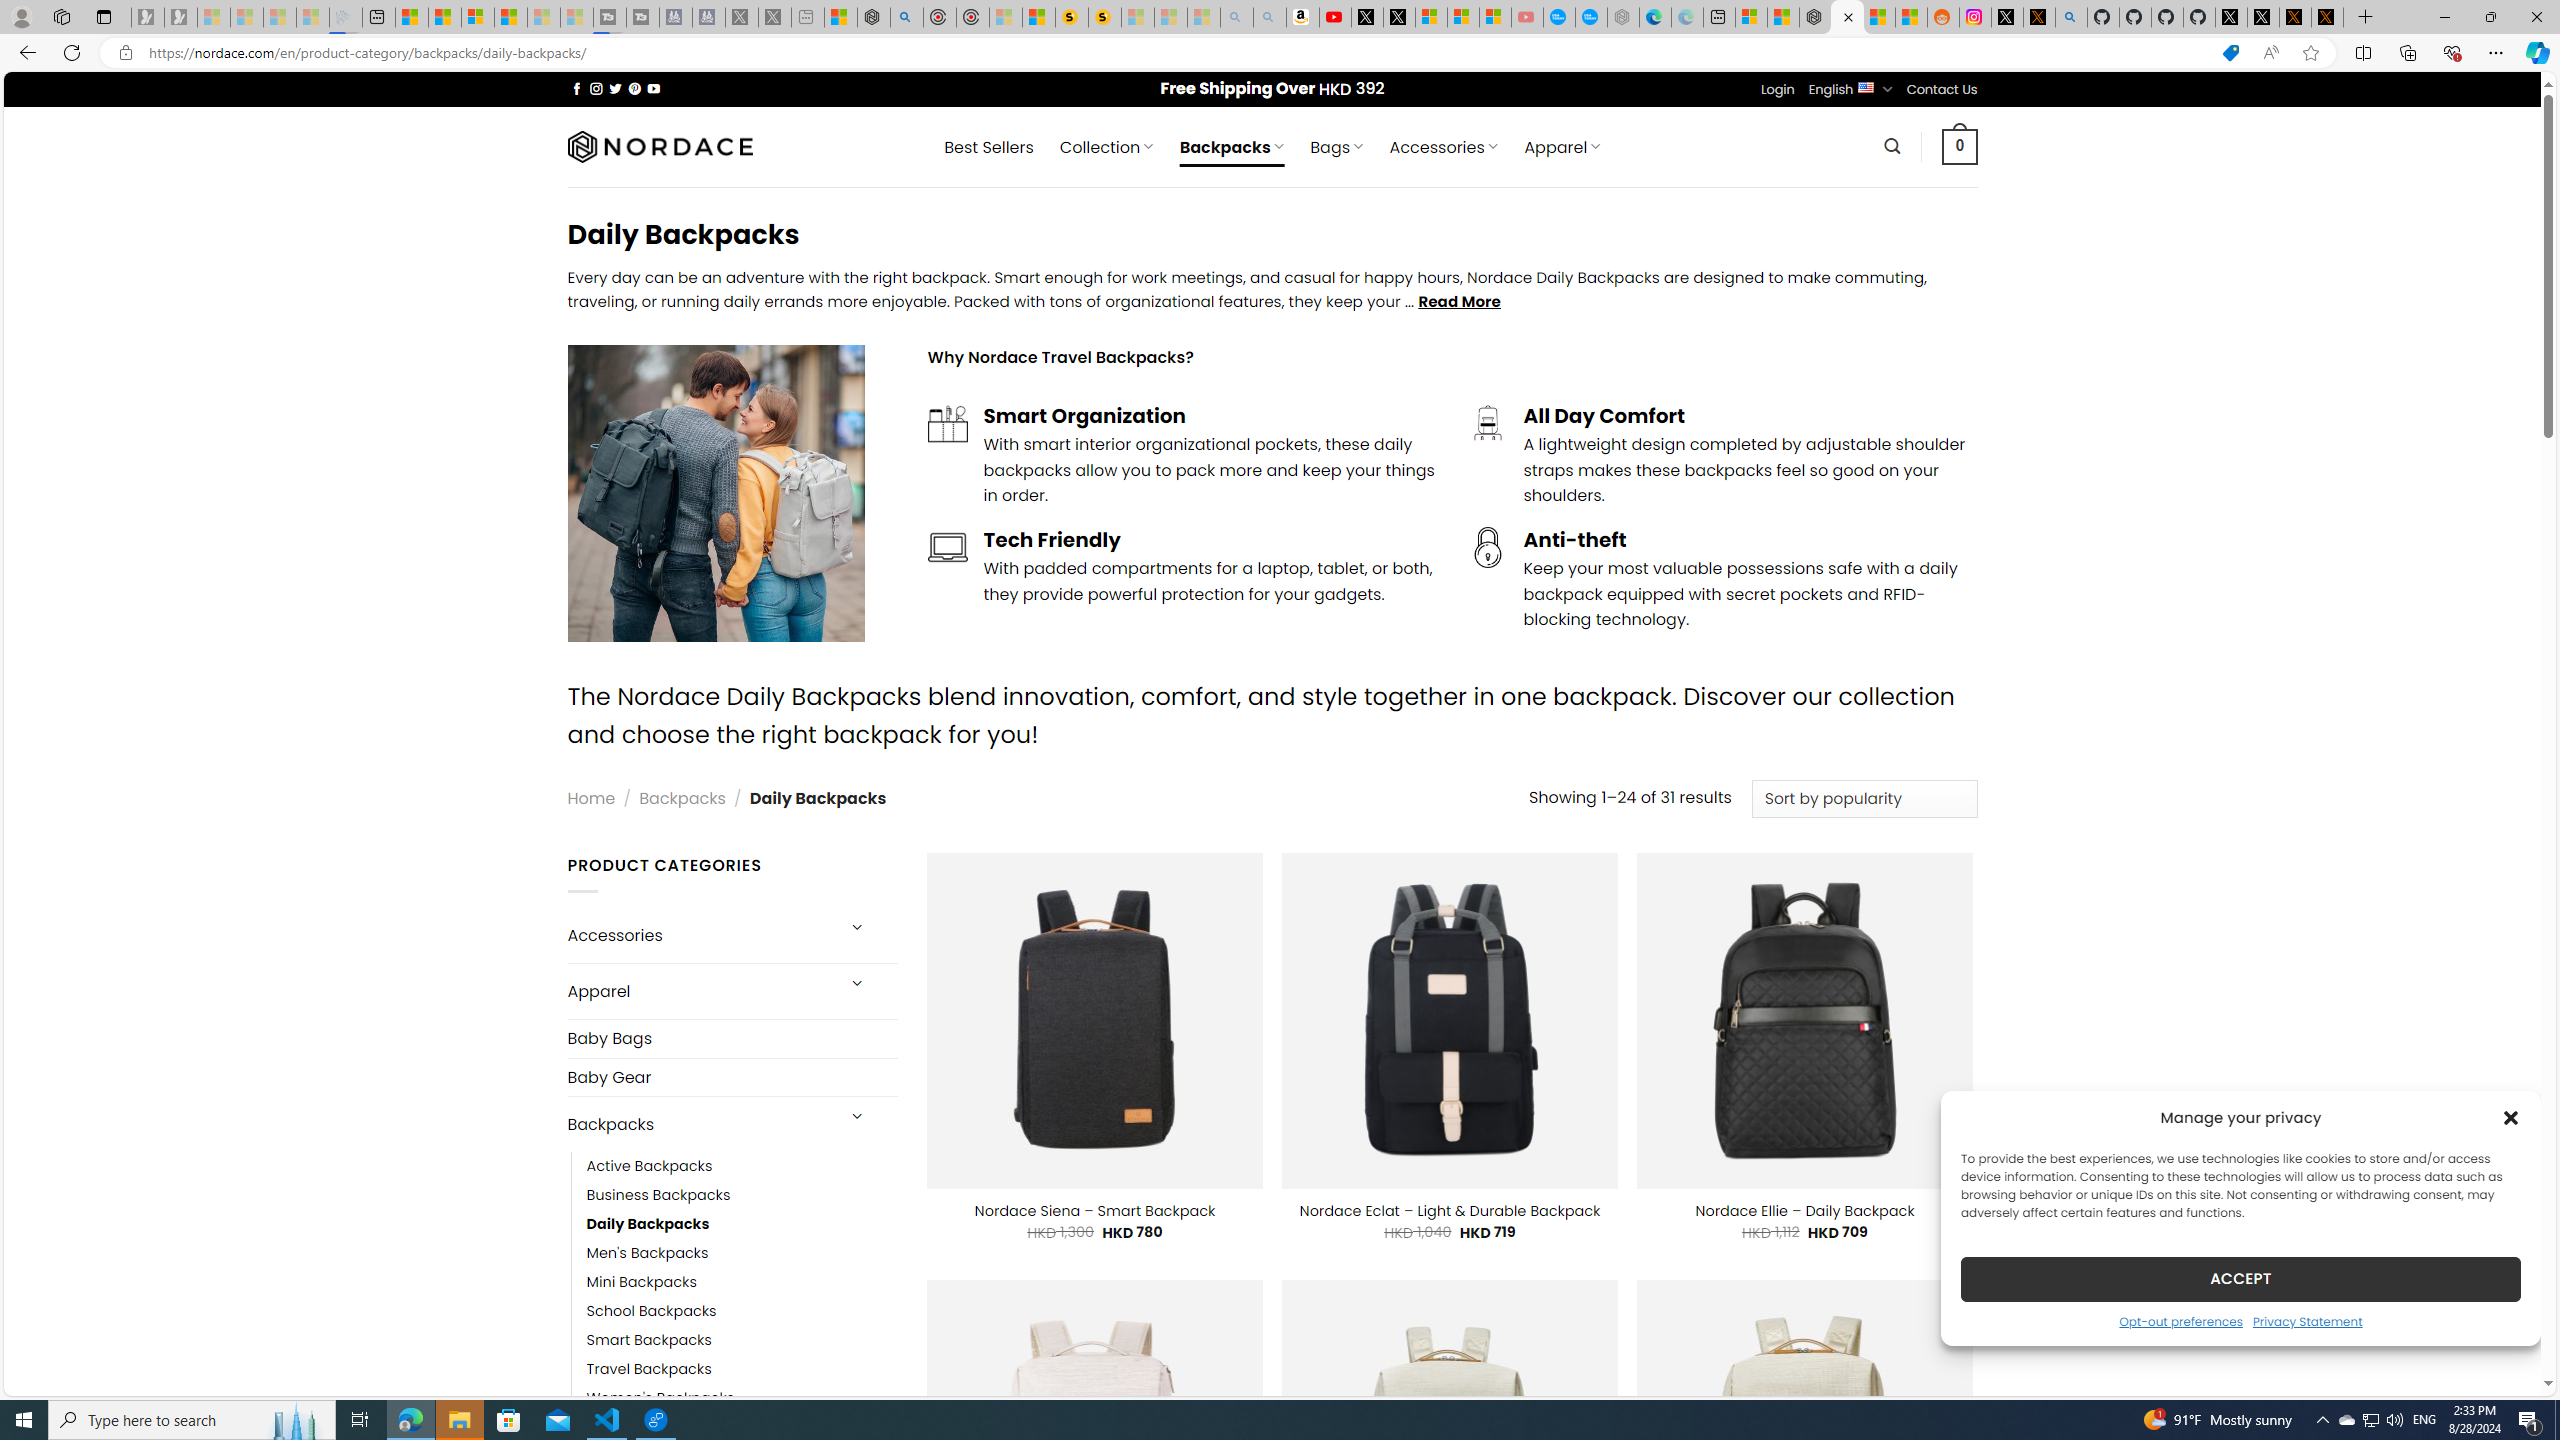 This screenshot has width=2560, height=1440. I want to click on 'Nordace - Best Sellers', so click(1815, 16).